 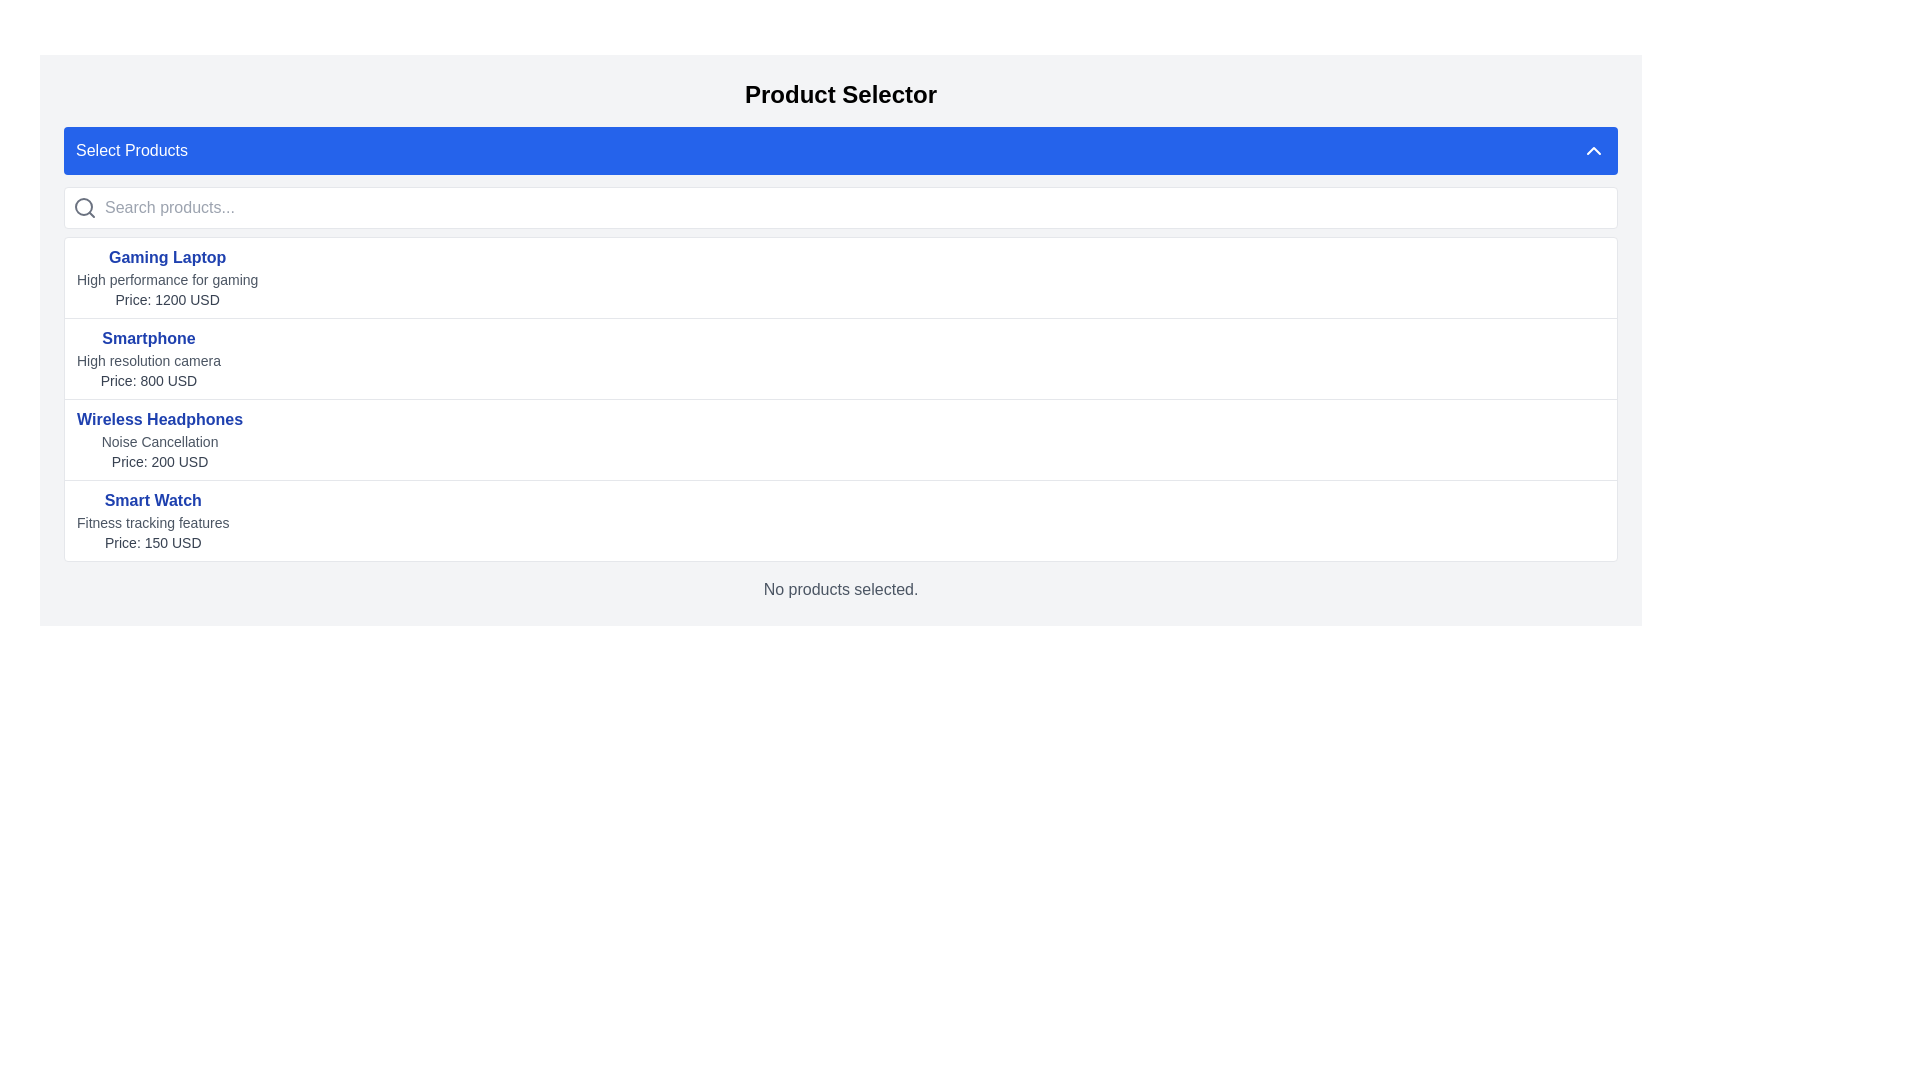 What do you see at coordinates (160, 462) in the screenshot?
I see `the text label displaying 'Price: 200 USD' for the product 'Wireless Headphones', which is styled in gray and positioned below the subtitle 'Noise Cancellation'` at bounding box center [160, 462].